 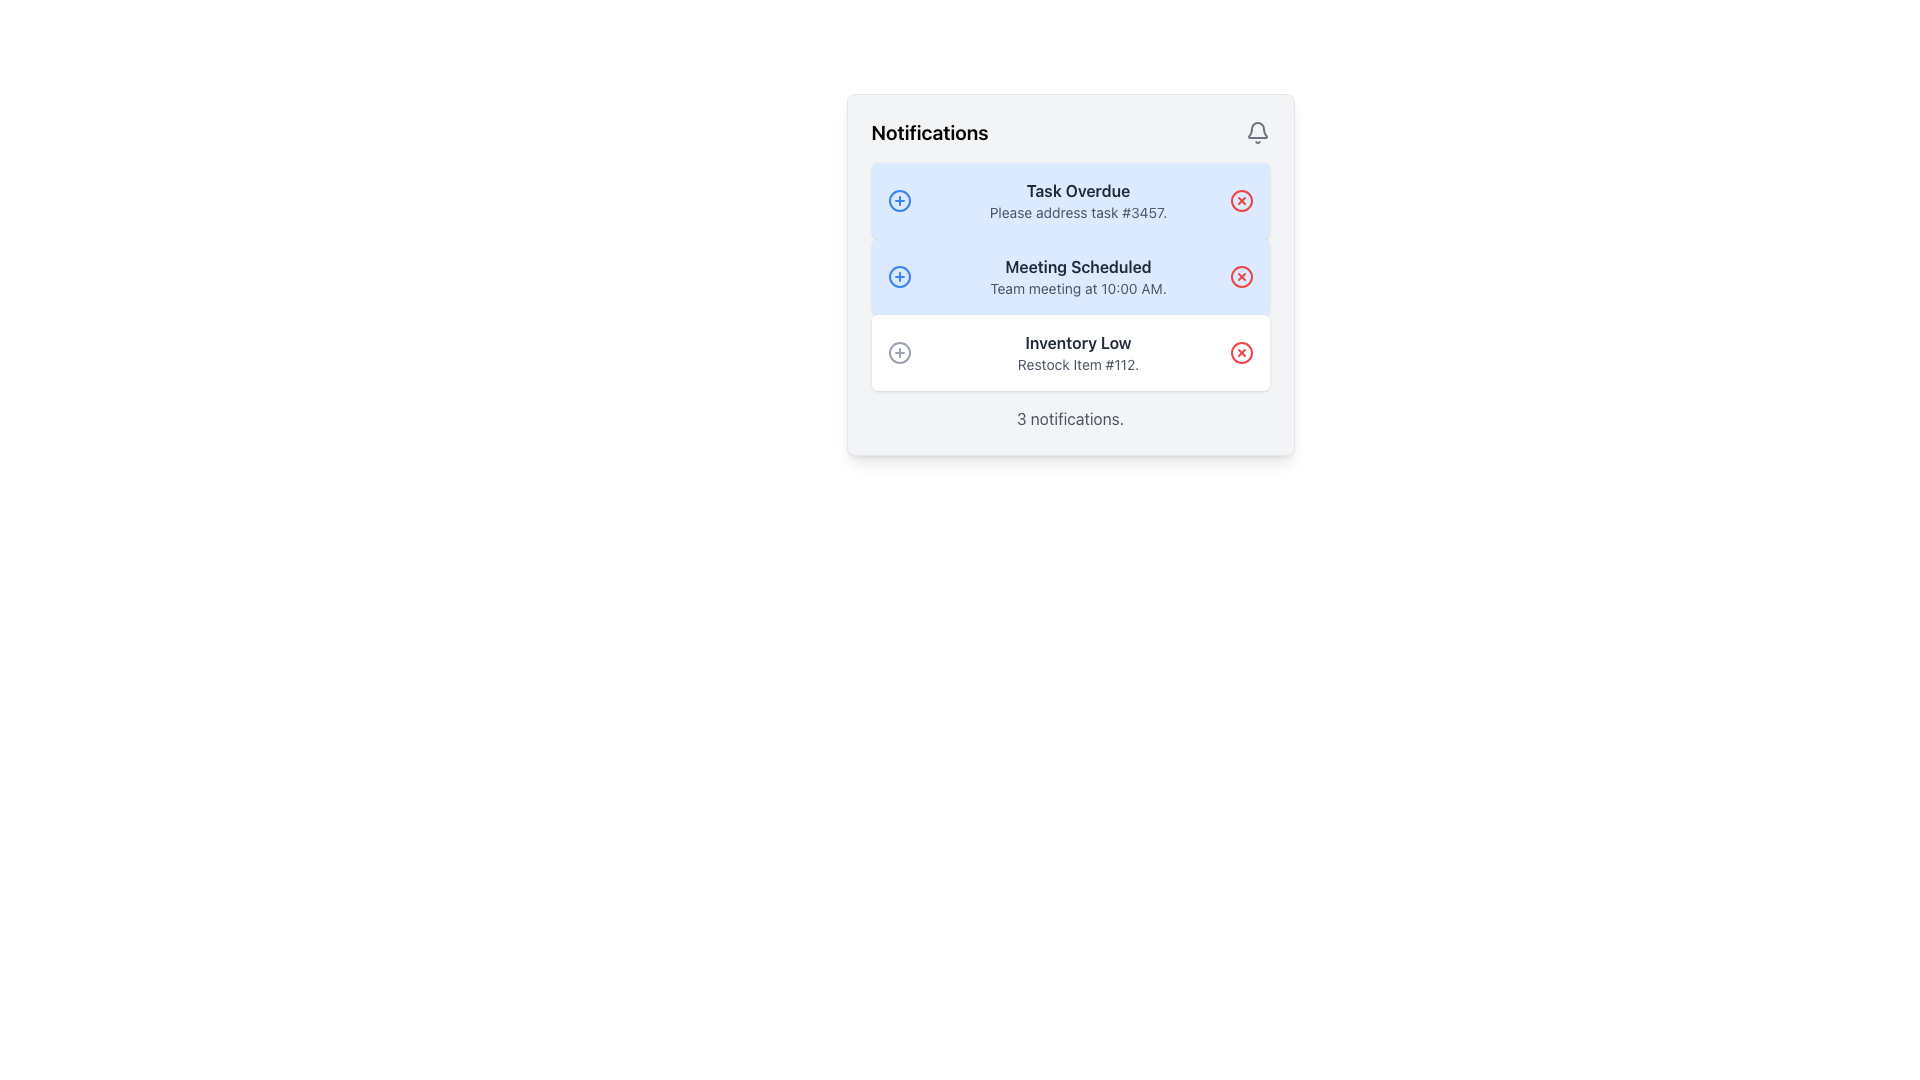 What do you see at coordinates (898, 200) in the screenshot?
I see `the circular graphic element within the notification card that symbolizes the status of the first notification entry, located to the left of the text 'Task Overdue'` at bounding box center [898, 200].